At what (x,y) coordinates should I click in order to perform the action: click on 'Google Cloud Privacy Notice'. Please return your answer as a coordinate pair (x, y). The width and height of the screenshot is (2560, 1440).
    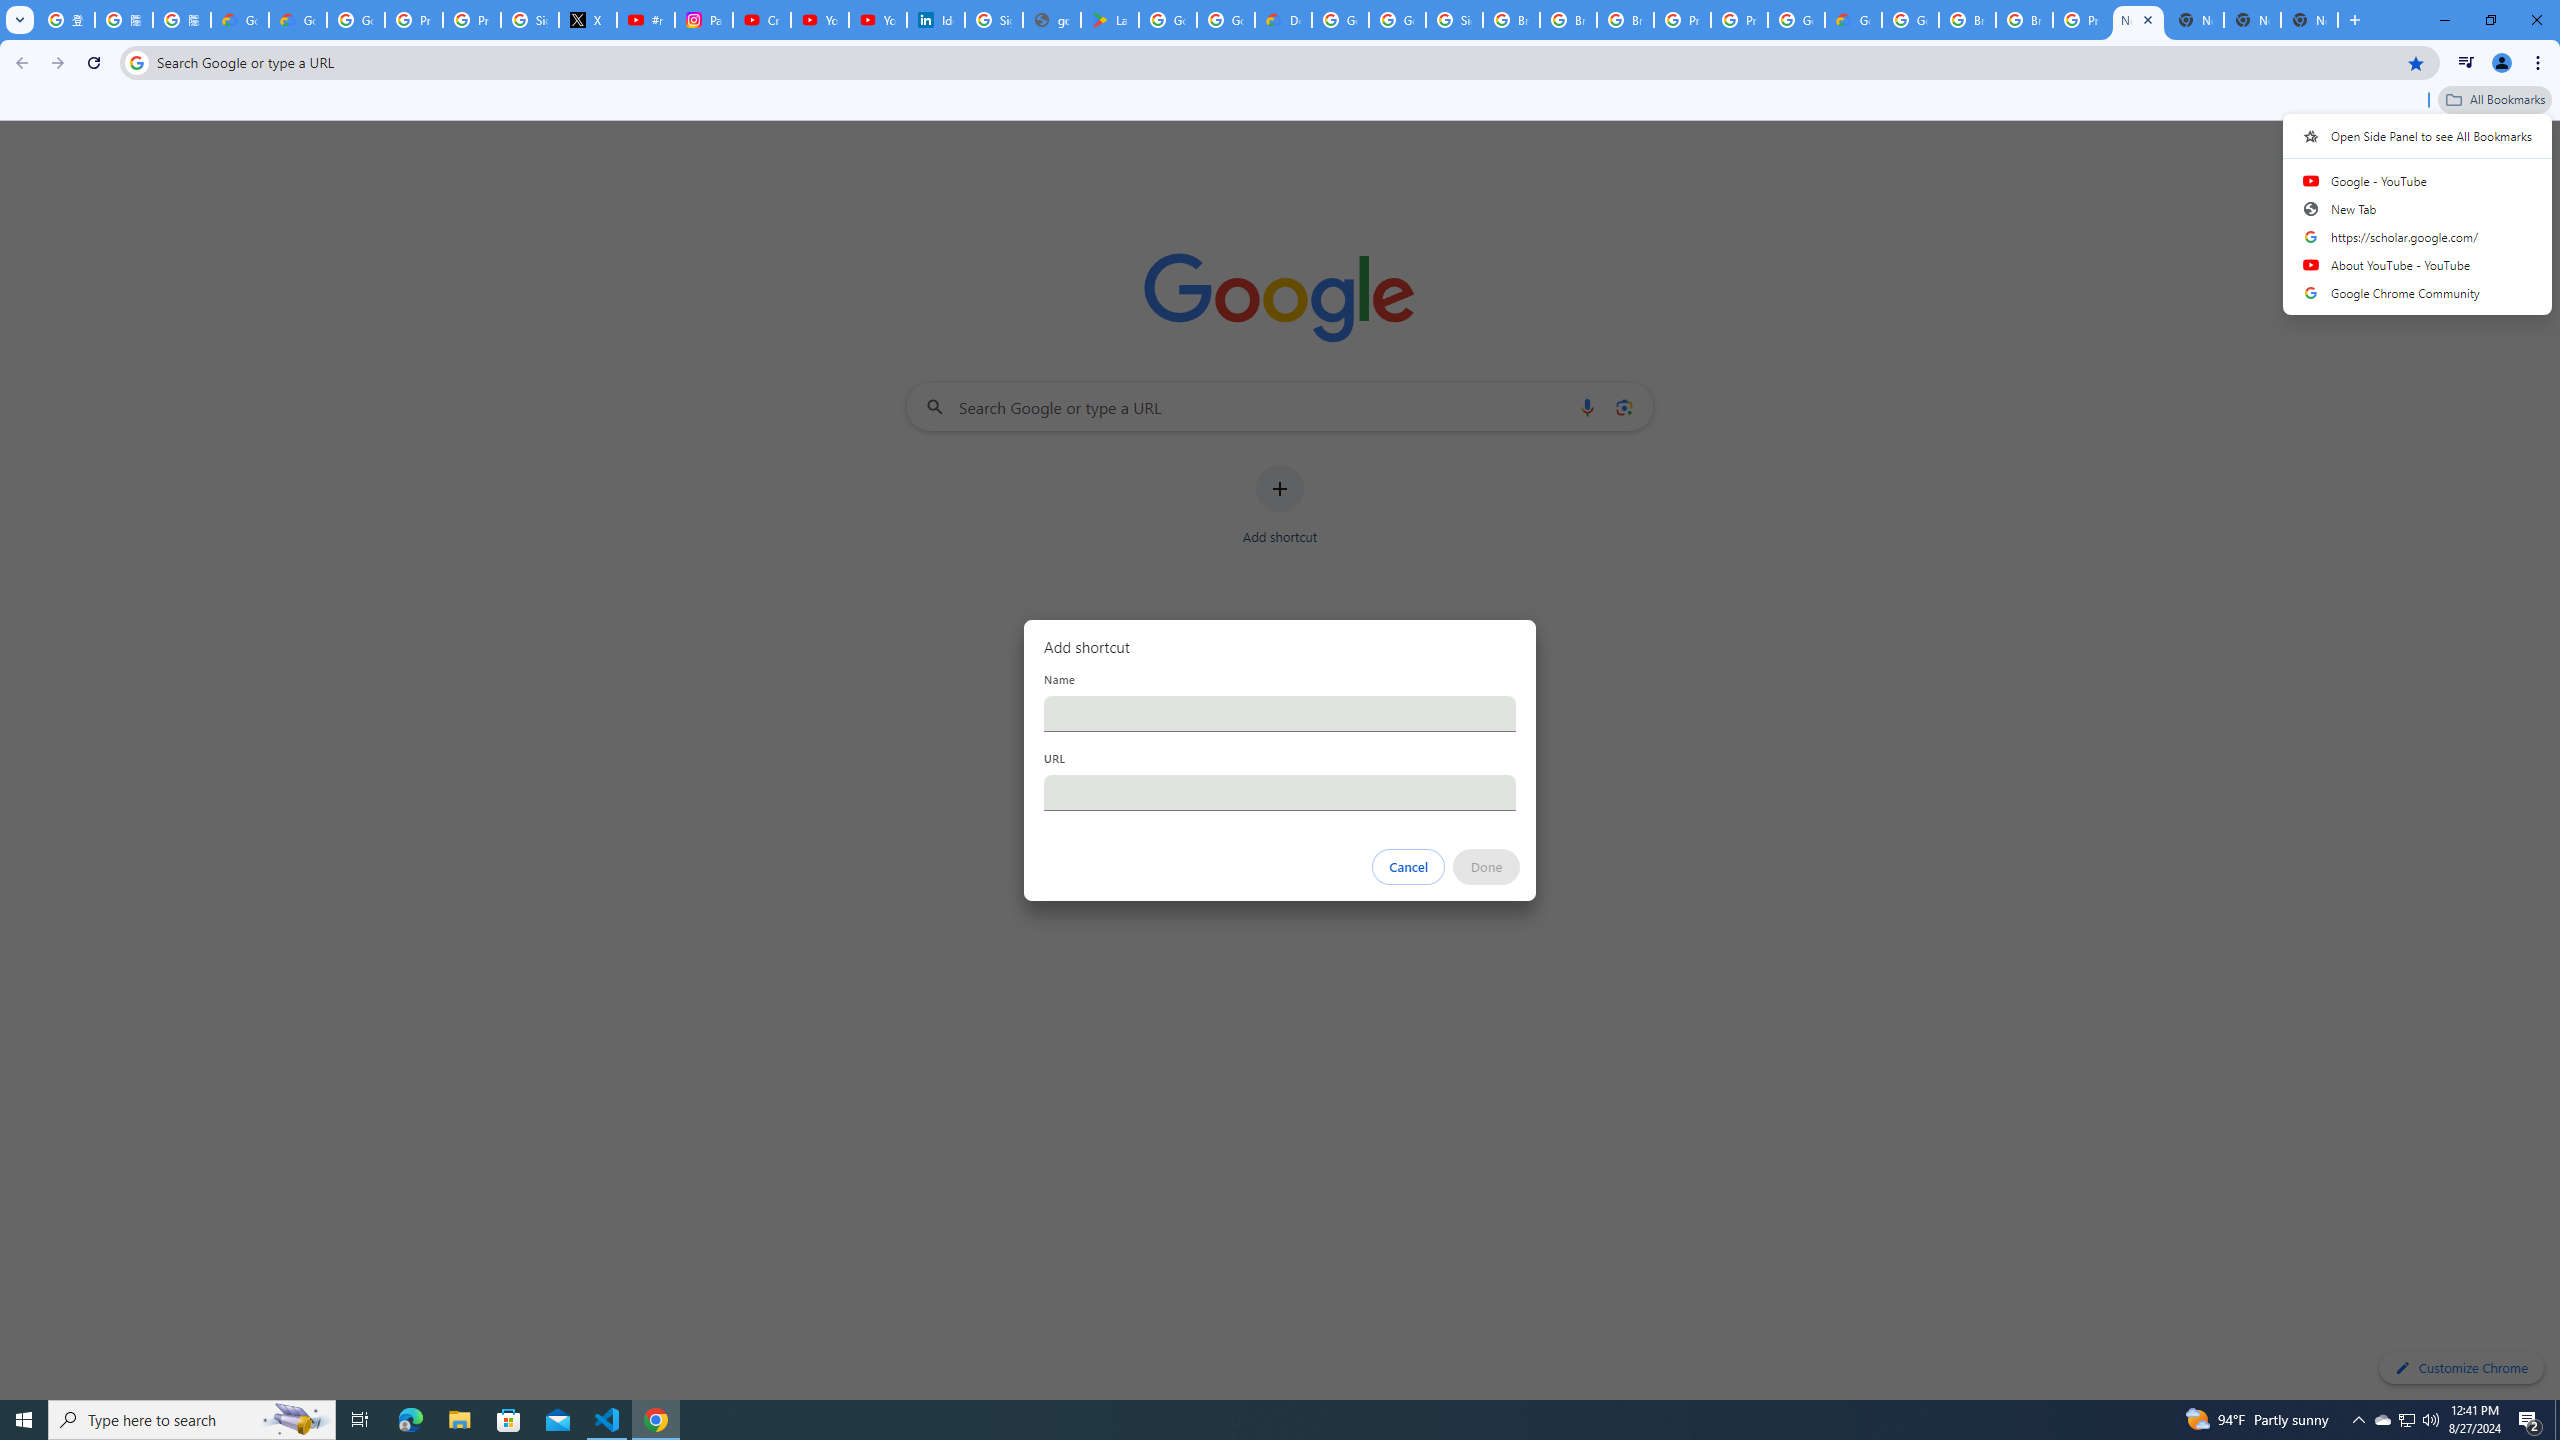
    Looking at the image, I should click on (297, 19).